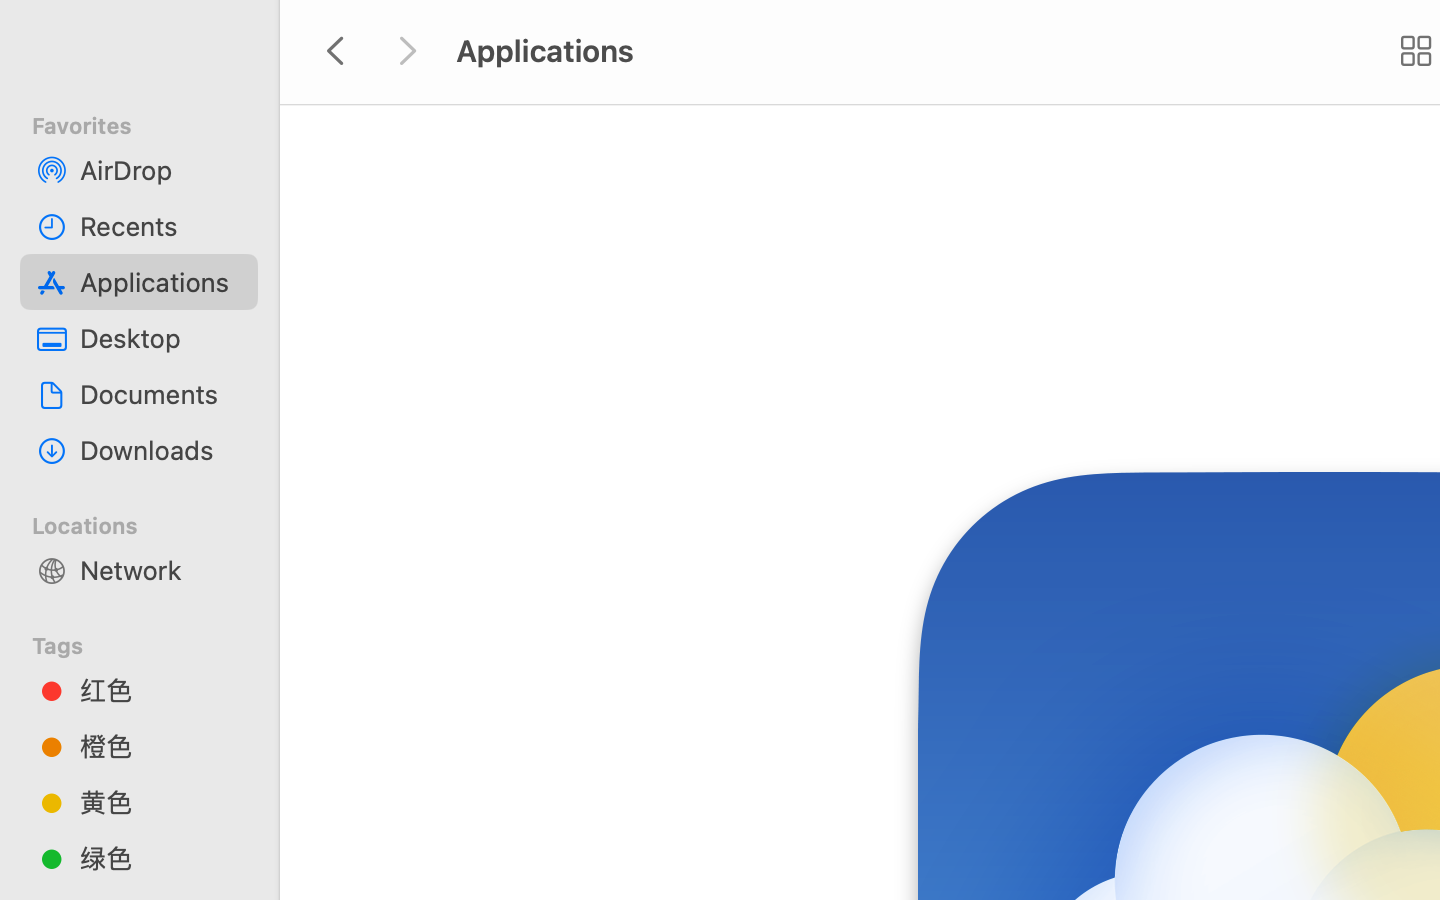 This screenshot has height=900, width=1440. Describe the element at coordinates (150, 521) in the screenshot. I see `'Locations'` at that location.